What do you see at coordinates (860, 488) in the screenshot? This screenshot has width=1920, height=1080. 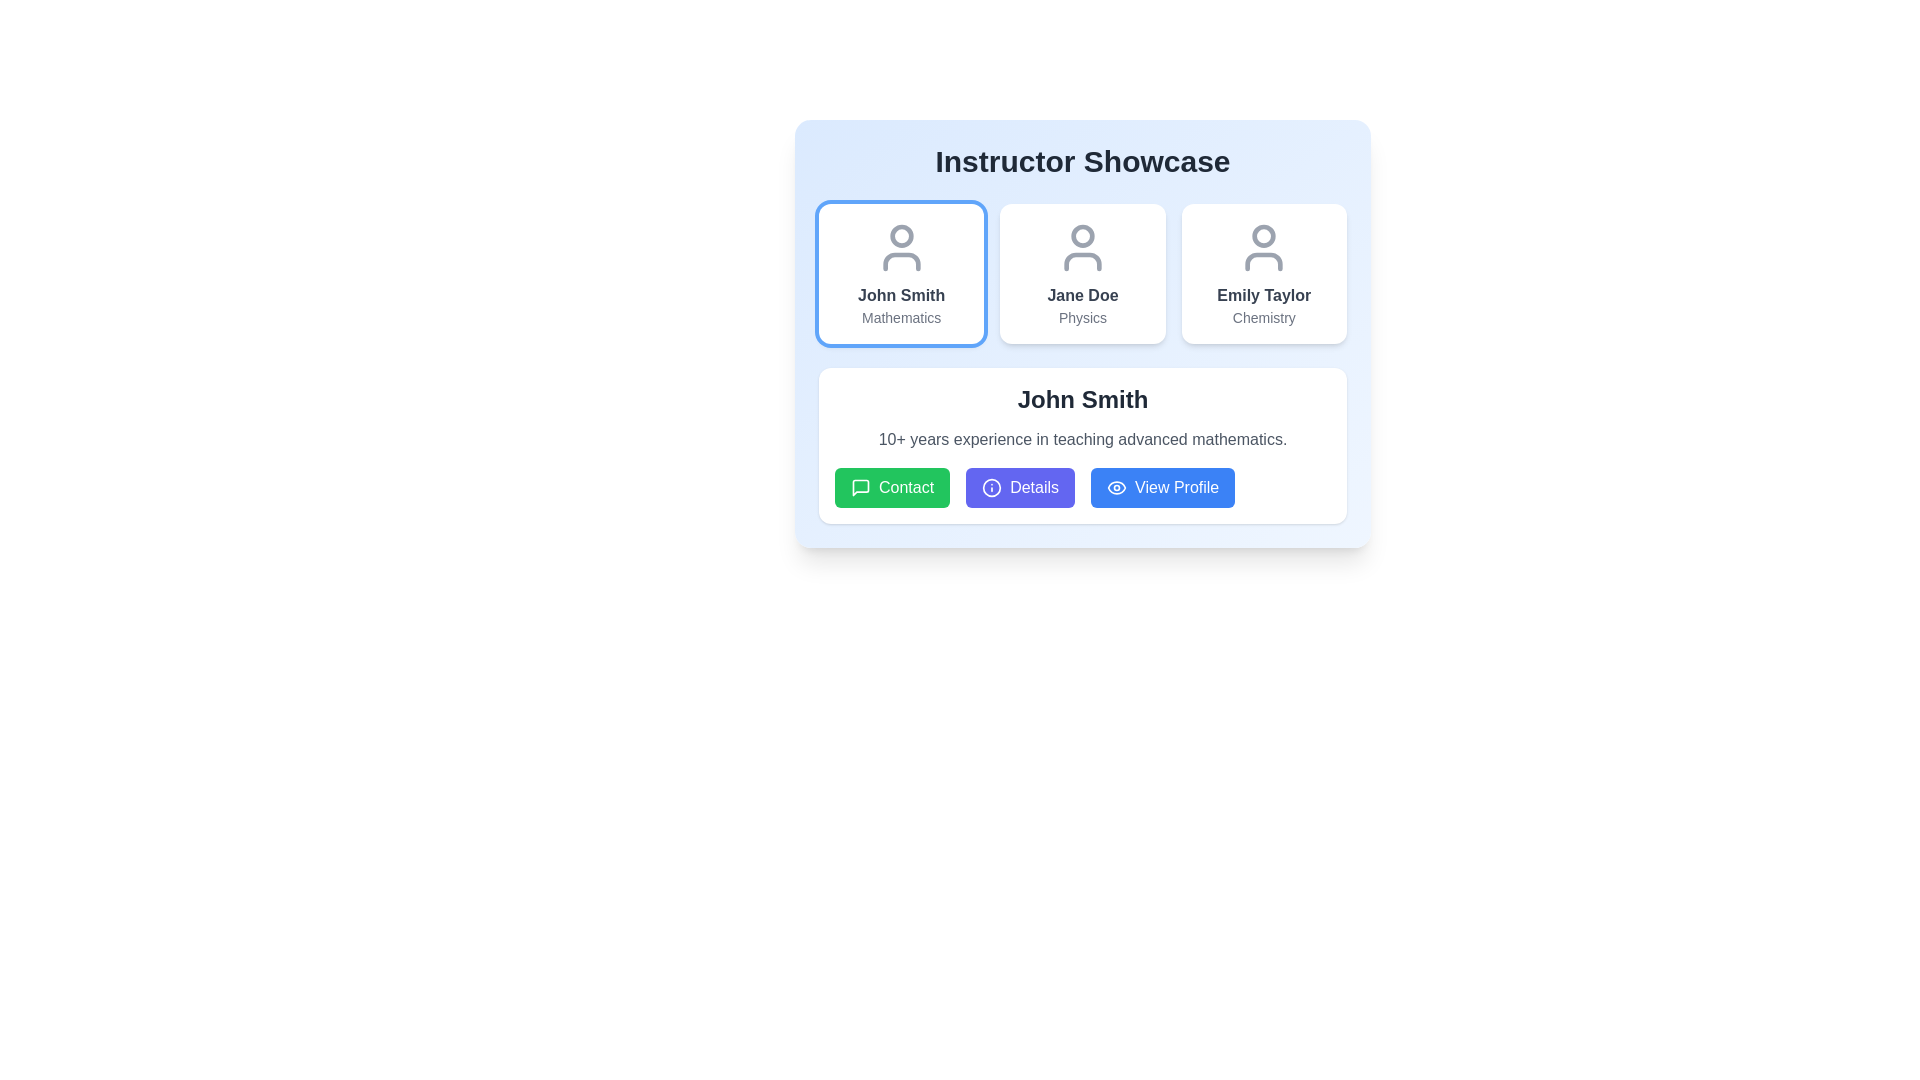 I see `the chat message icon, which is a modern outlined square speech bubble located at the bottom left section of the modal displaying instructor details` at bounding box center [860, 488].